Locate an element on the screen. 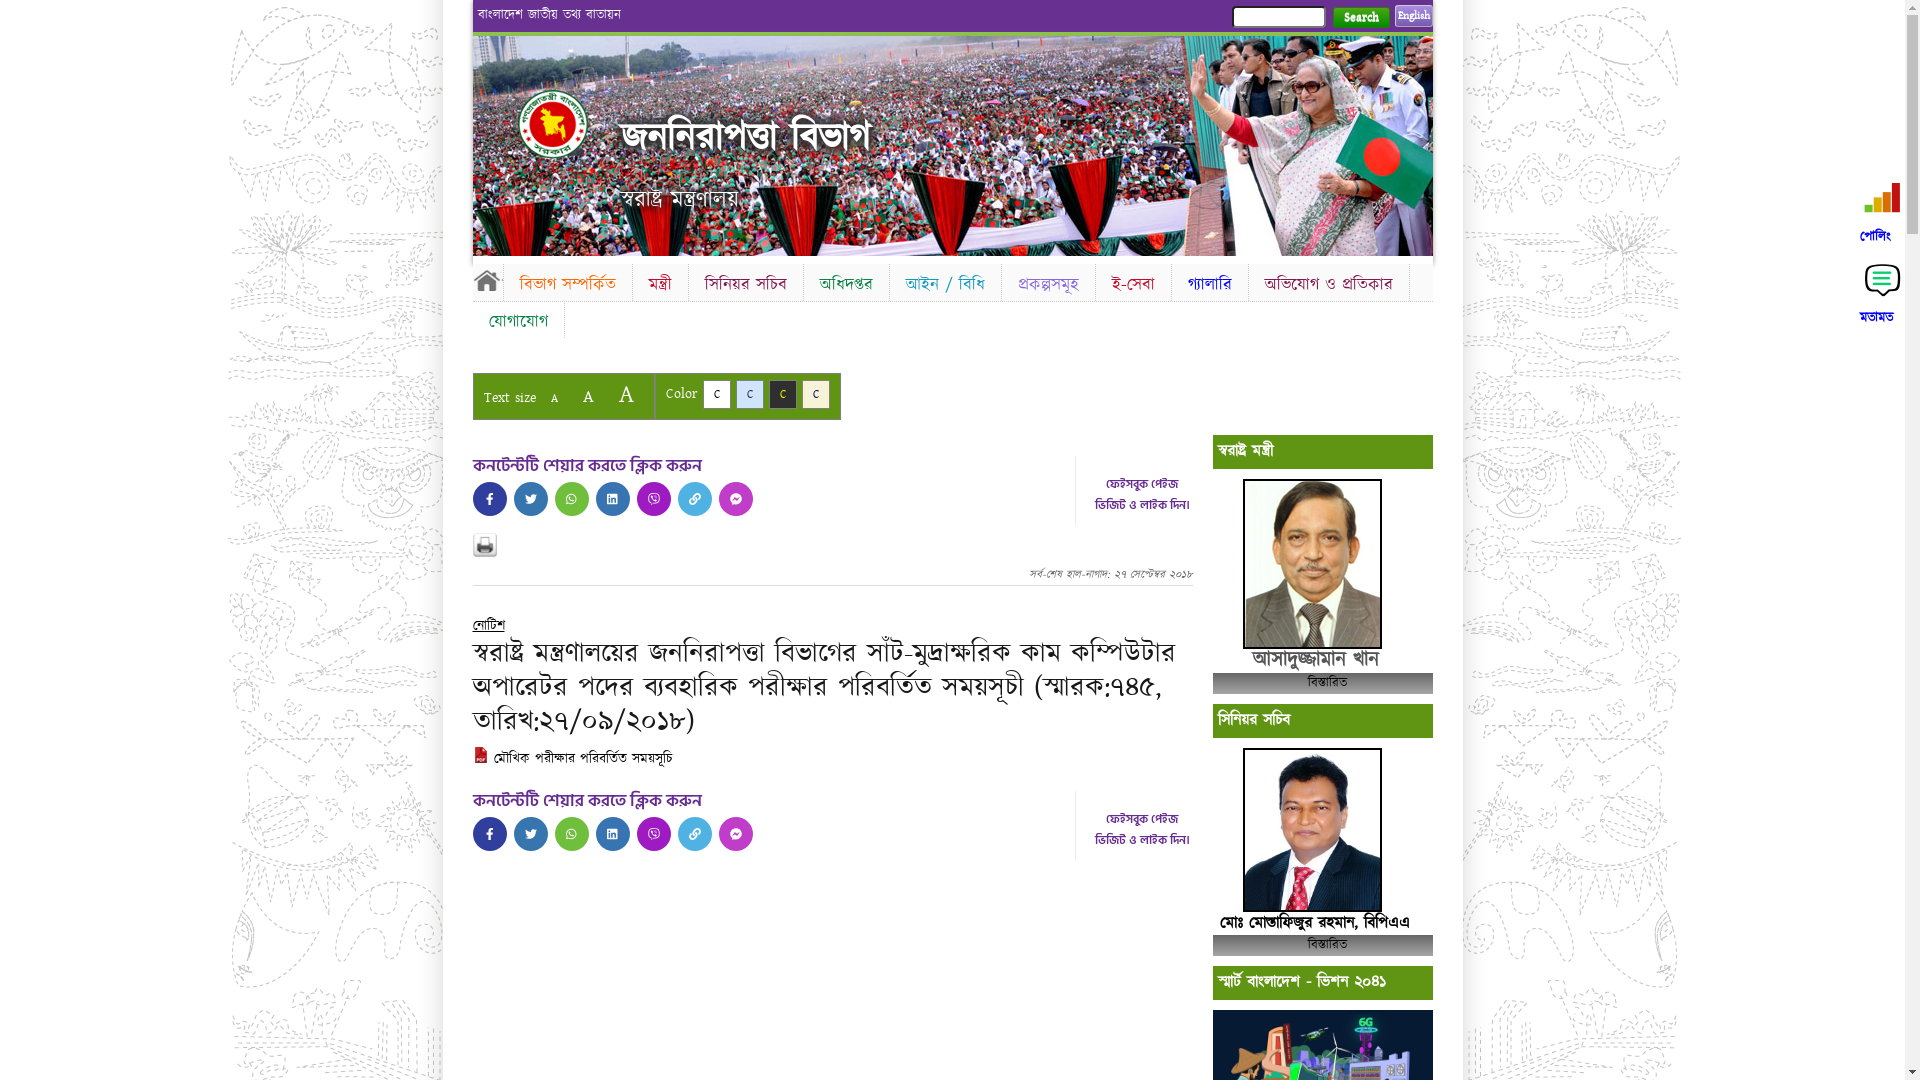 The height and width of the screenshot is (1080, 1920). 'A' is located at coordinates (624, 394).